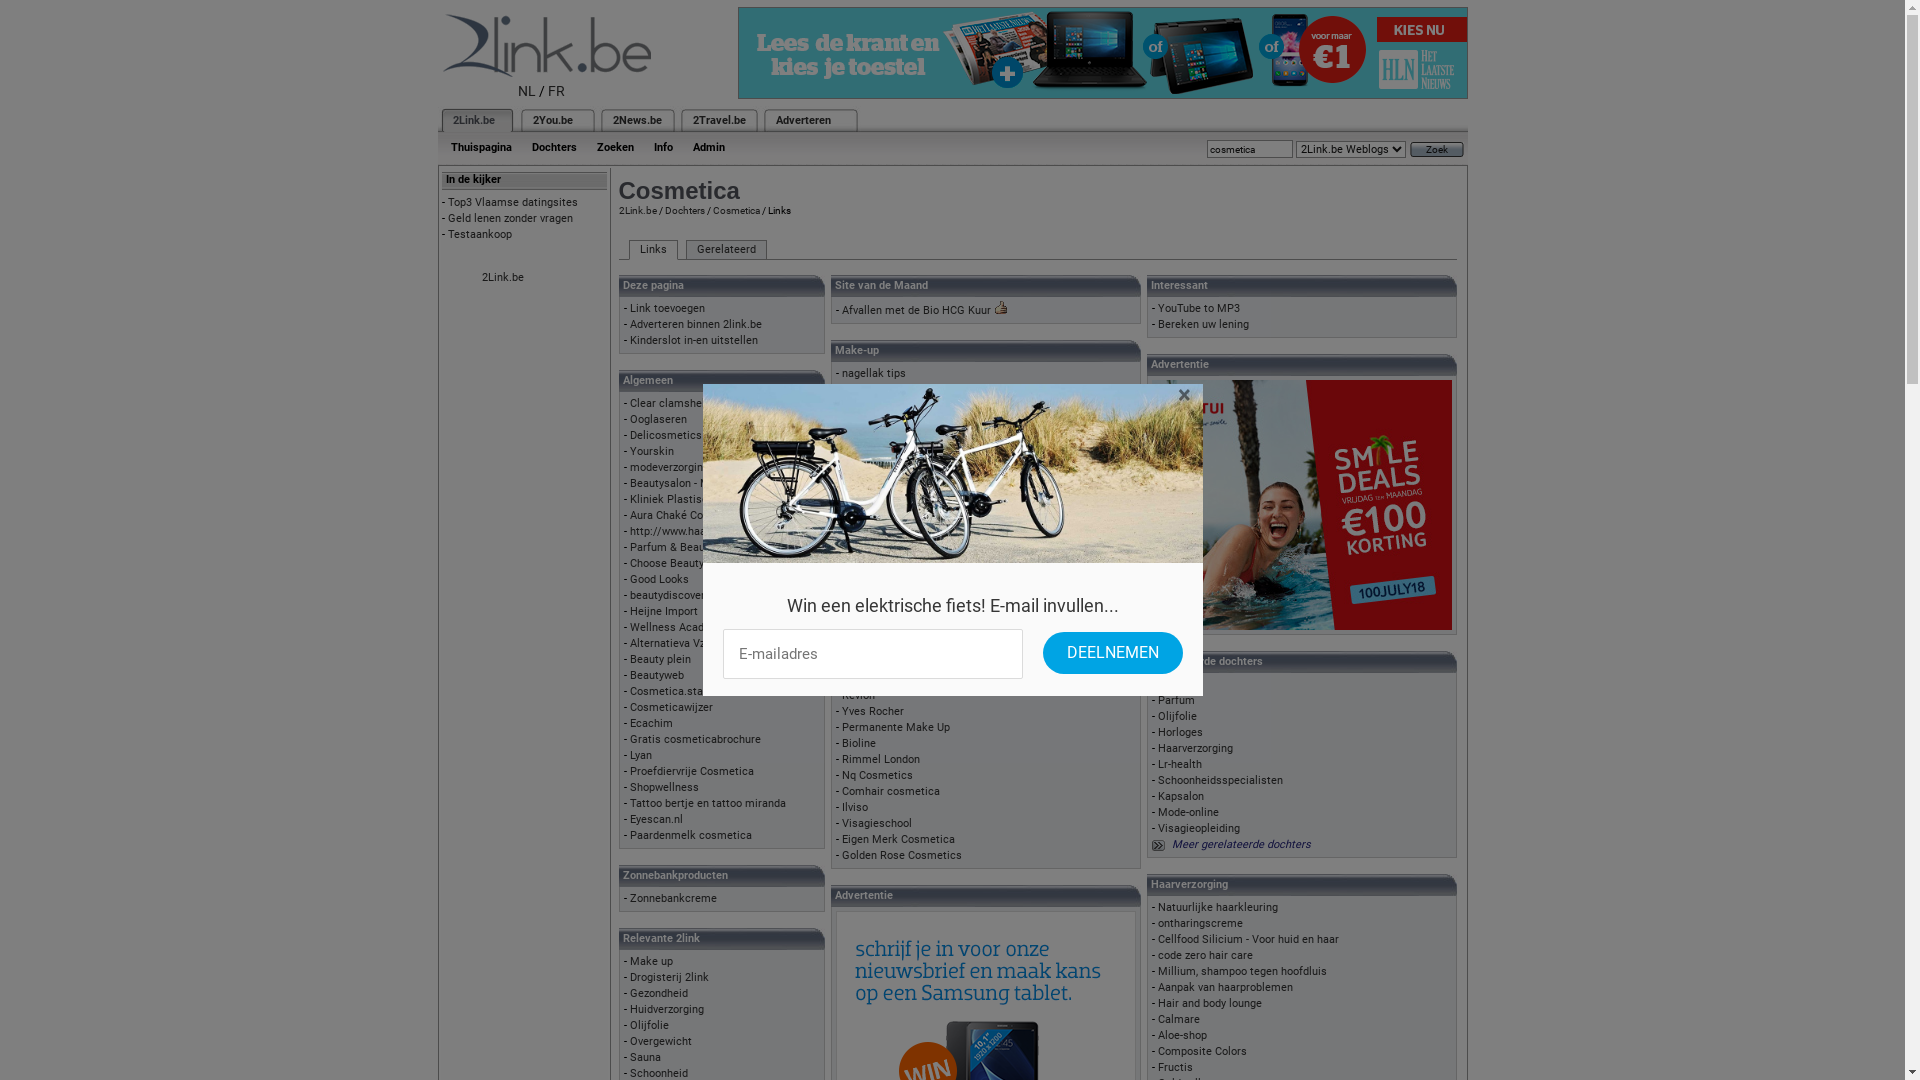  What do you see at coordinates (669, 467) in the screenshot?
I see `'modeverzorging'` at bounding box center [669, 467].